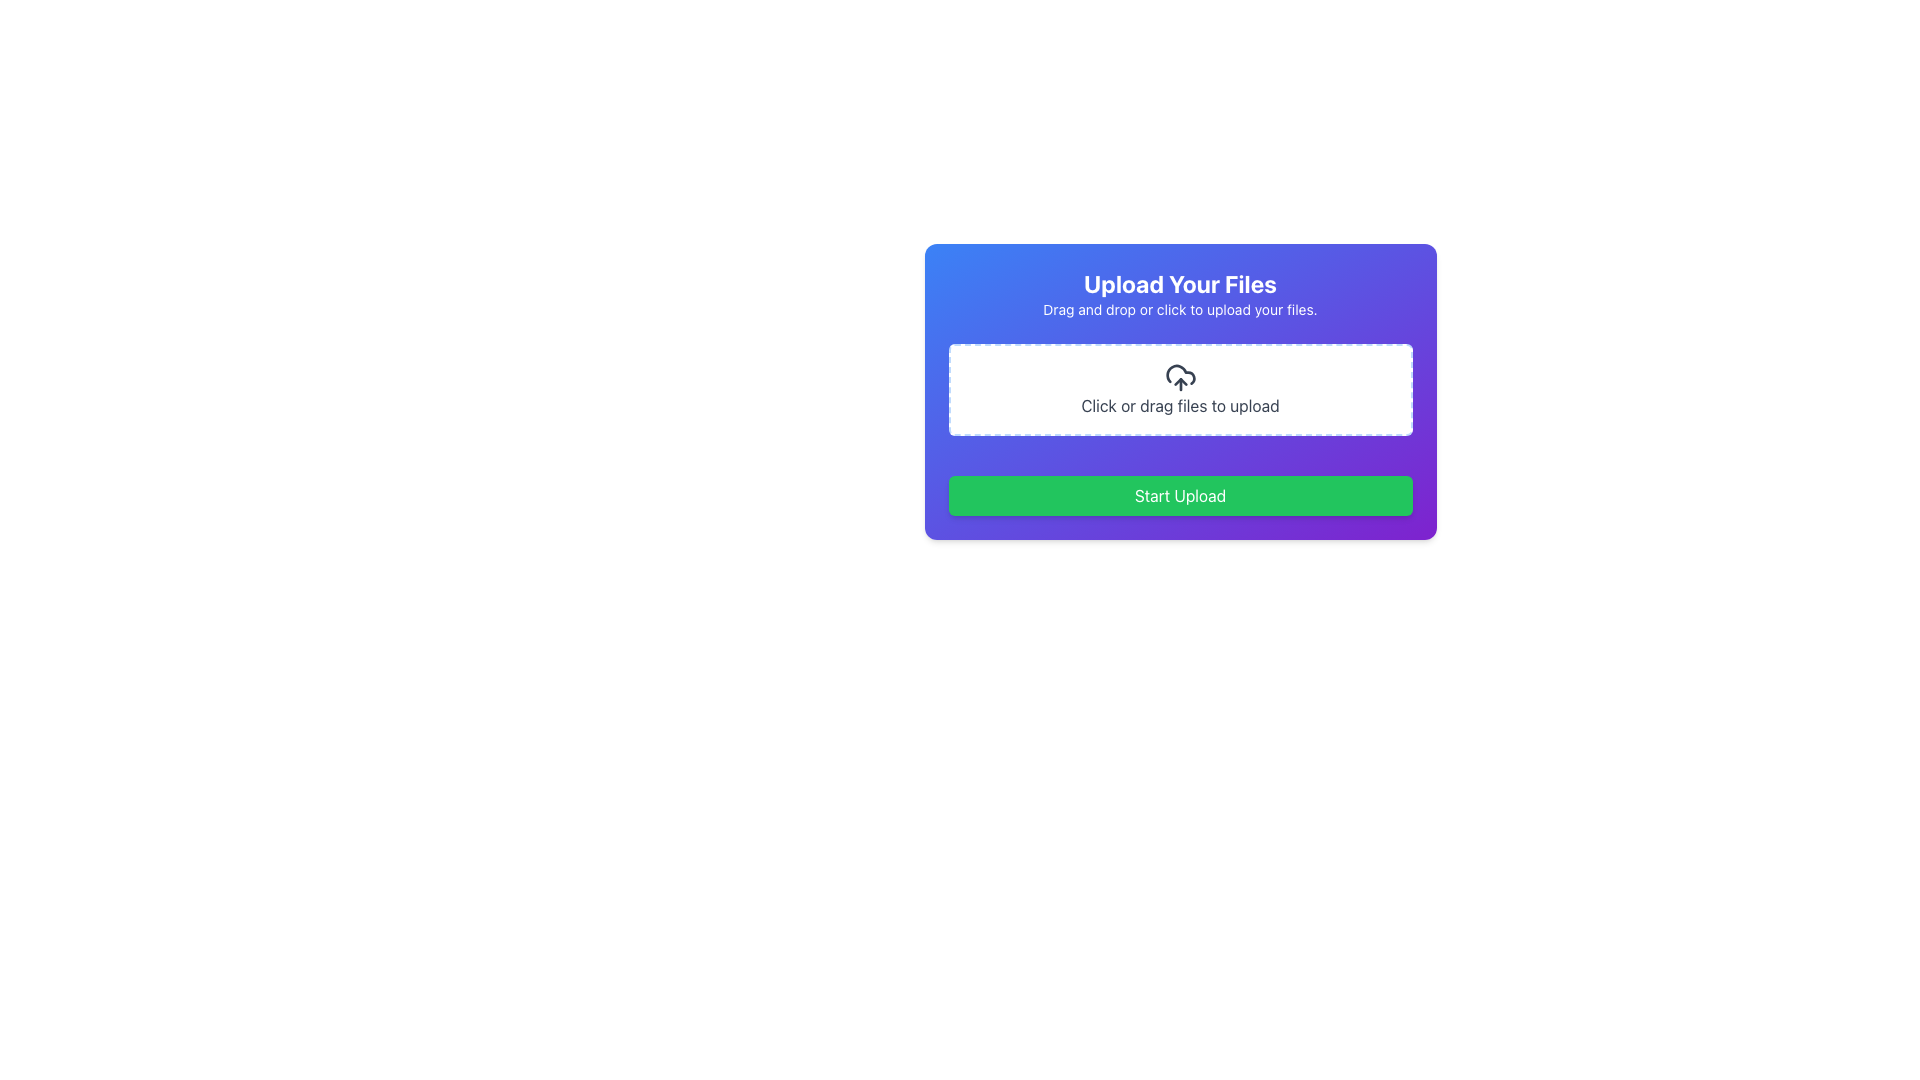 This screenshot has width=1920, height=1080. What do you see at coordinates (1180, 405) in the screenshot?
I see `text label that instructs 'Click or drag files to upload', which is centrally aligned within the file upload box` at bounding box center [1180, 405].